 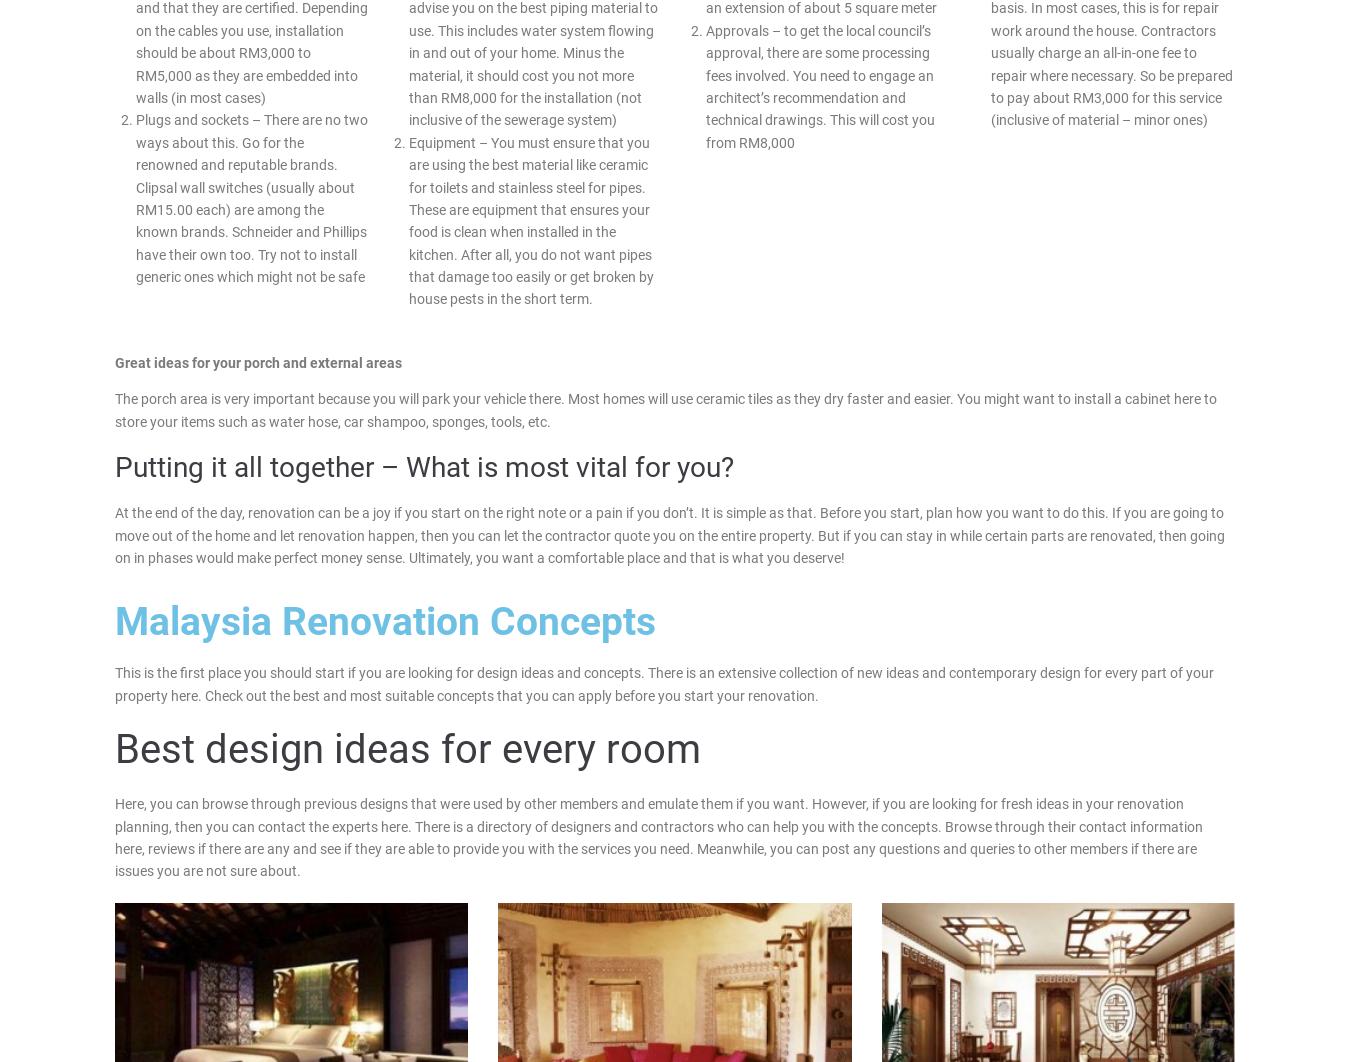 I want to click on 'At the end of the day, renovation can be a joy if you start on the right note or a pain if you don’t. It is simple as that. Before you start, plan how you want to do this. If you are going to move out of the home and let renovation happen, then you can let the contractor quote you on the entire property. But if you can stay in while certain parts are renovated, then going on in phases would make perfect money sense. Ultimately, you want a comfortable place and that is what you deserve!', so click(x=115, y=535).